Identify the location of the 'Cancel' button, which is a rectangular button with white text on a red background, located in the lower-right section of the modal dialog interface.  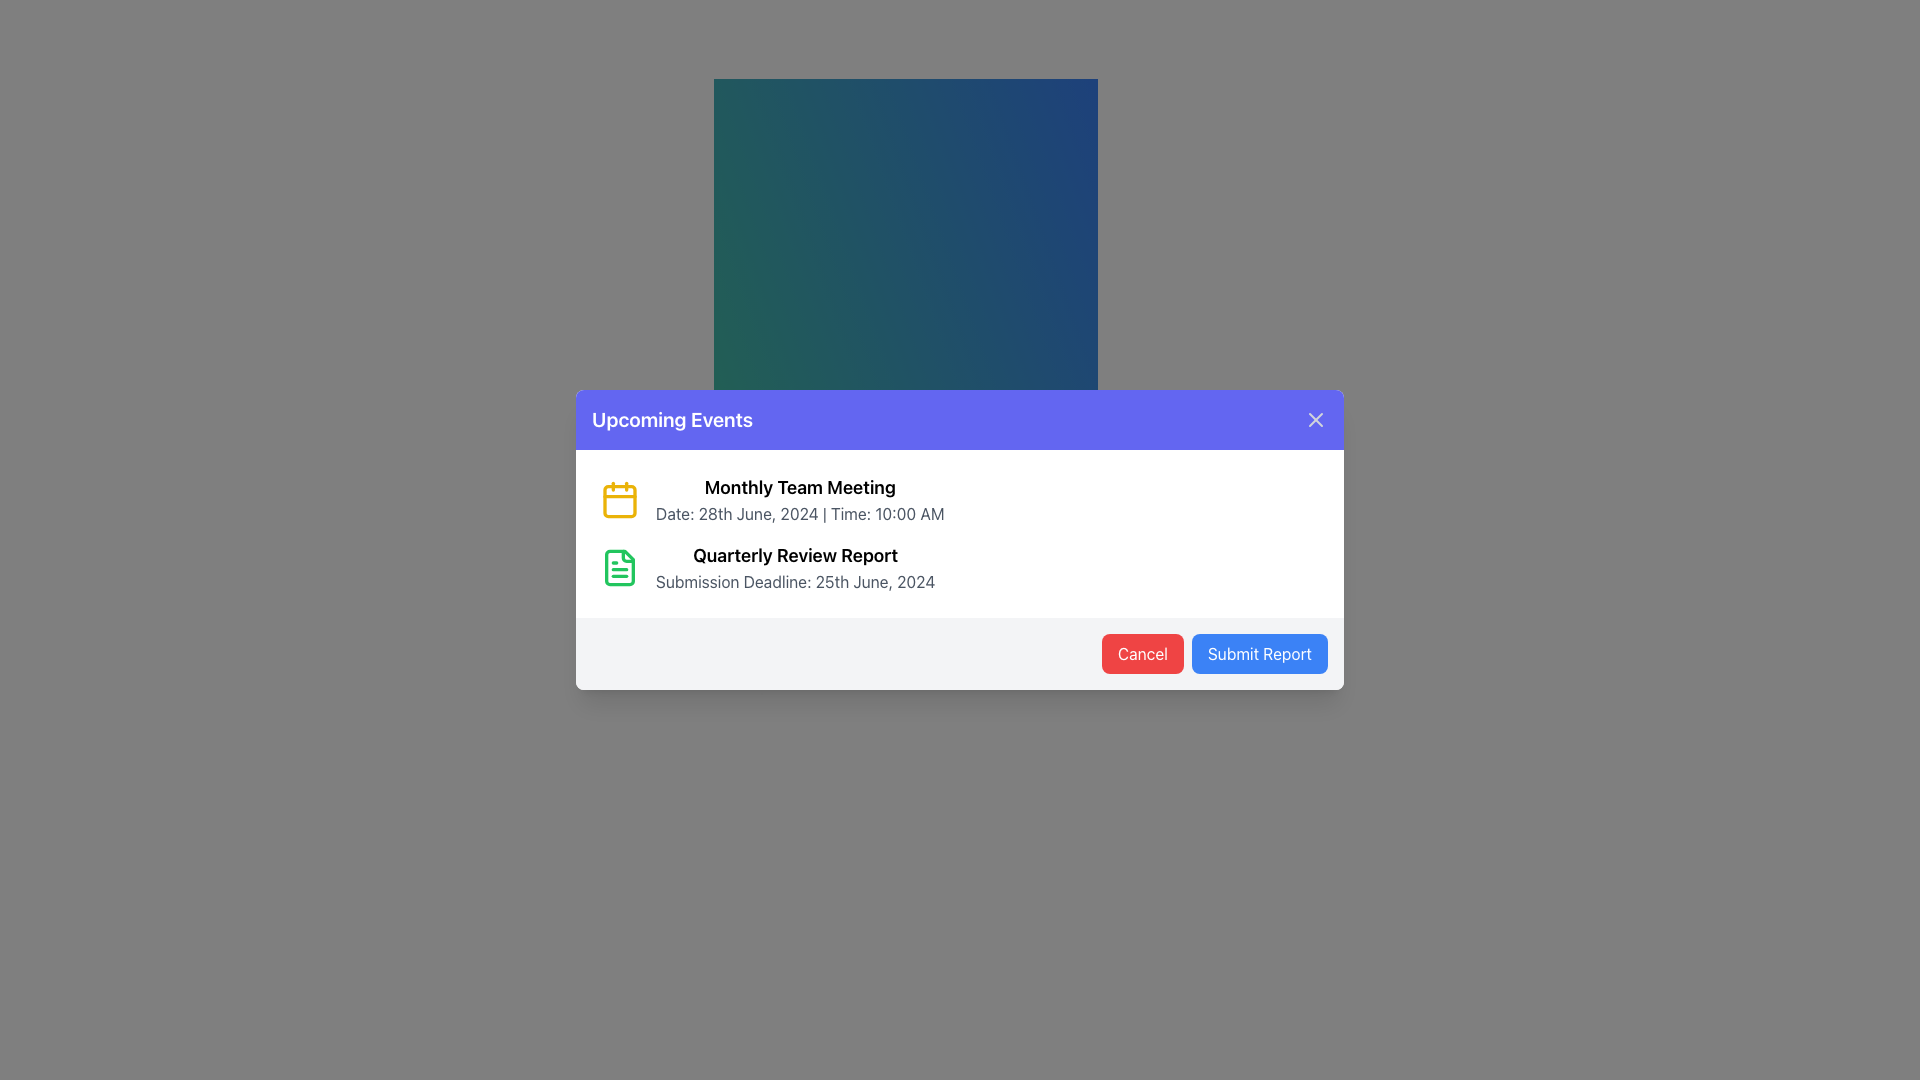
(1142, 654).